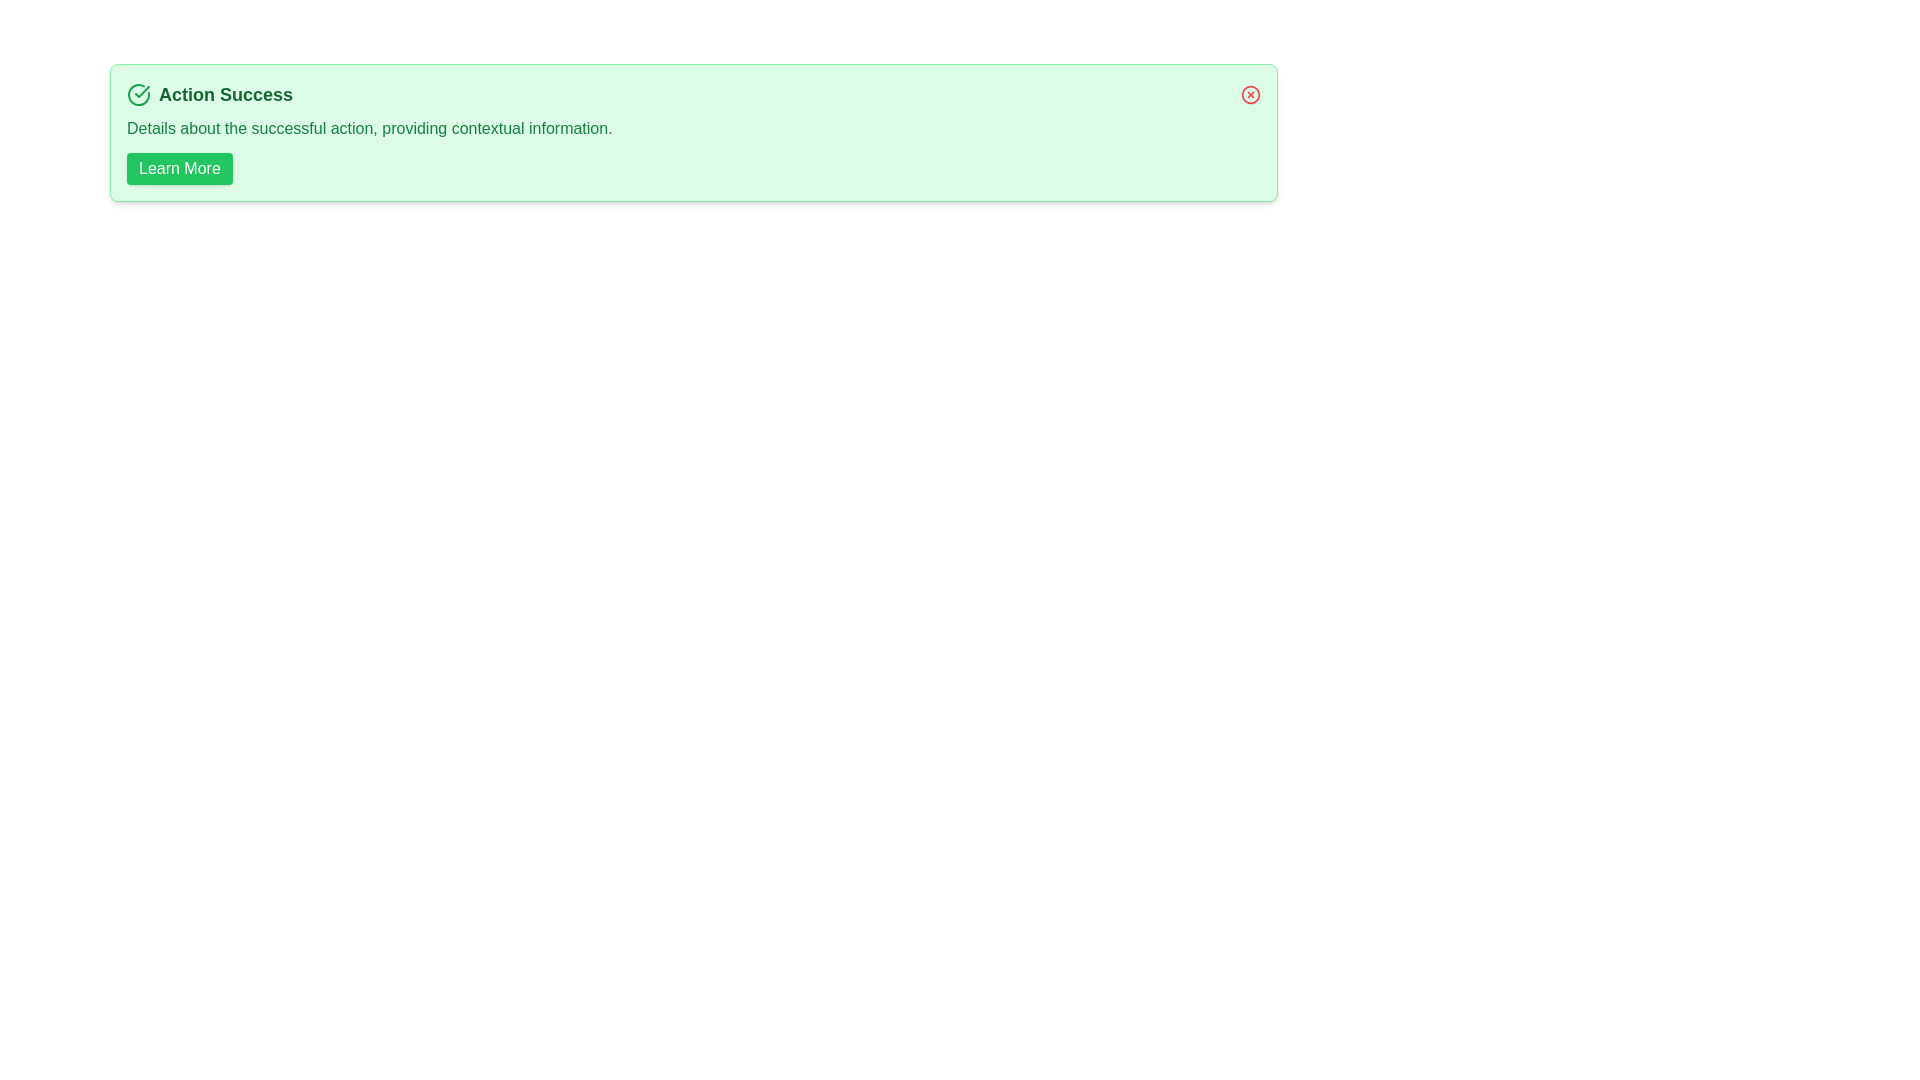  Describe the element at coordinates (1250, 95) in the screenshot. I see `the close button to dismiss the alert` at that location.